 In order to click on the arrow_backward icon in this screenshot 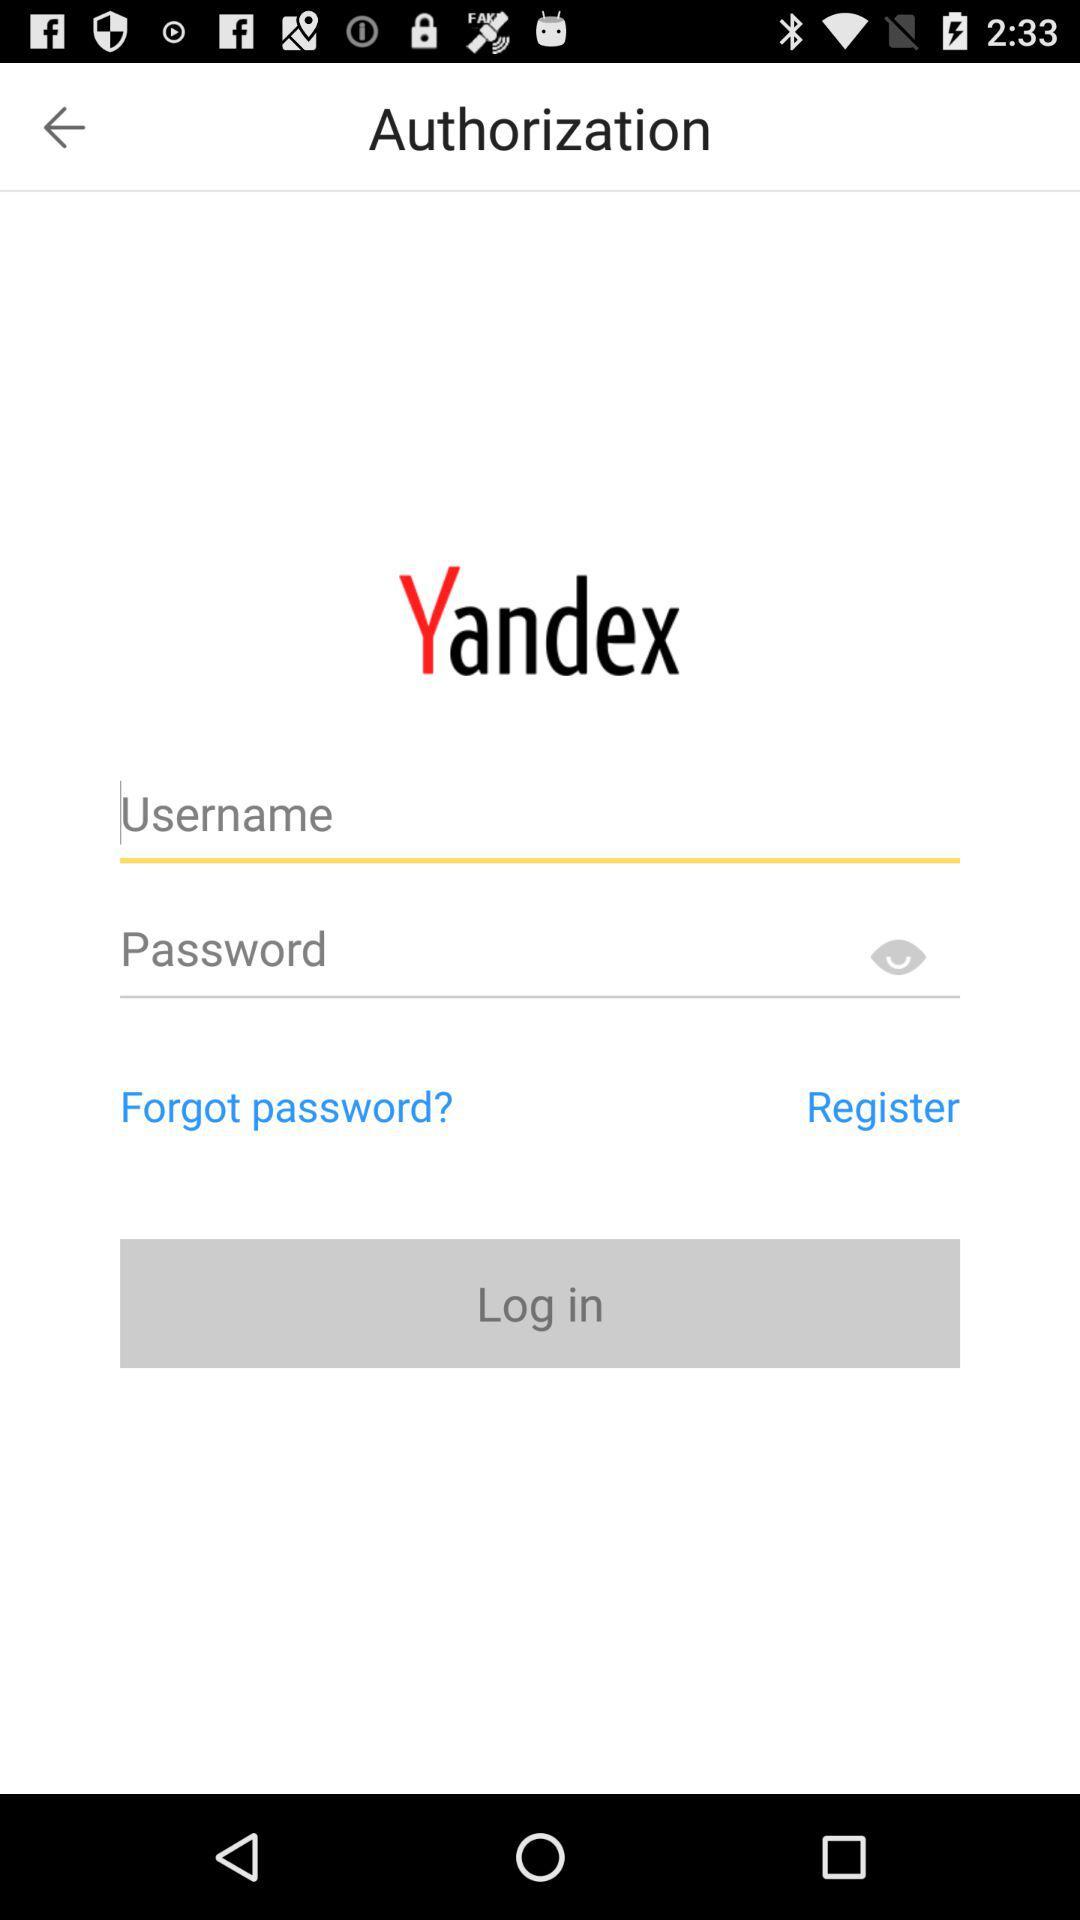, I will do `click(63, 135)`.